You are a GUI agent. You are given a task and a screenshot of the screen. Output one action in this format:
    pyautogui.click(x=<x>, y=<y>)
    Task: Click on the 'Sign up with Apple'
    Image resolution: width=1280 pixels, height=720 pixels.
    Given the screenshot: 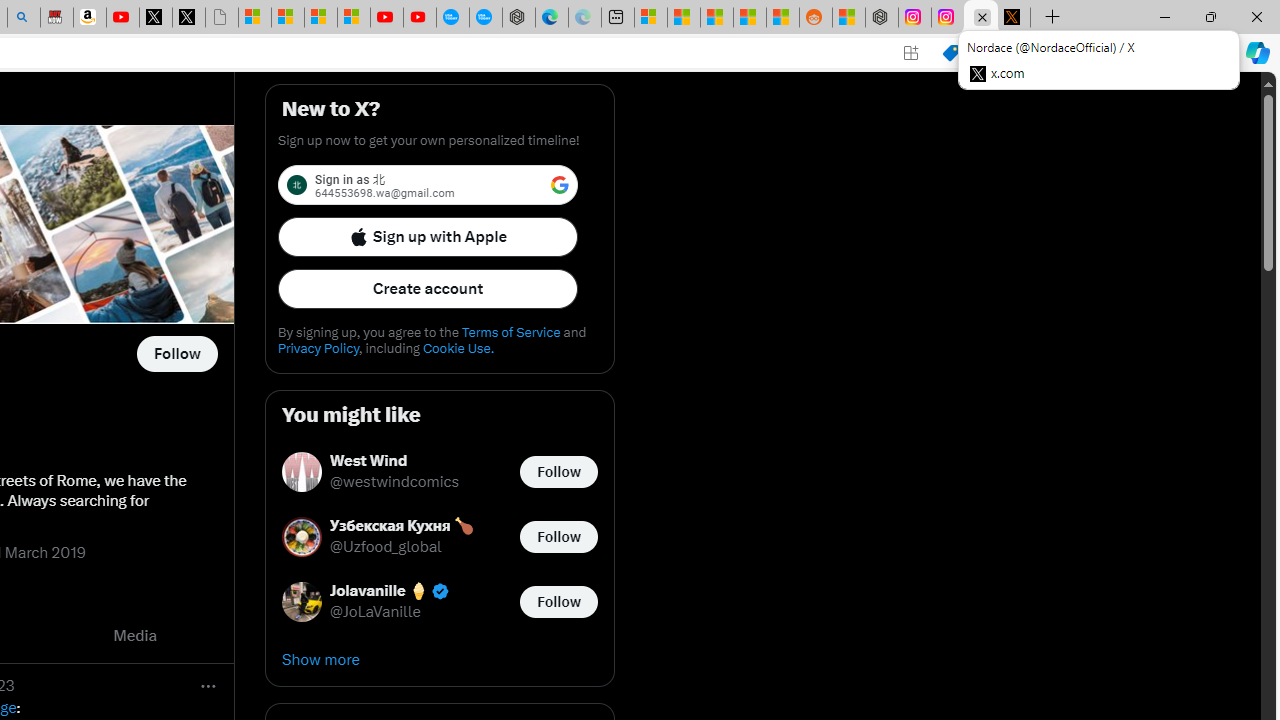 What is the action you would take?
    pyautogui.click(x=427, y=235)
    